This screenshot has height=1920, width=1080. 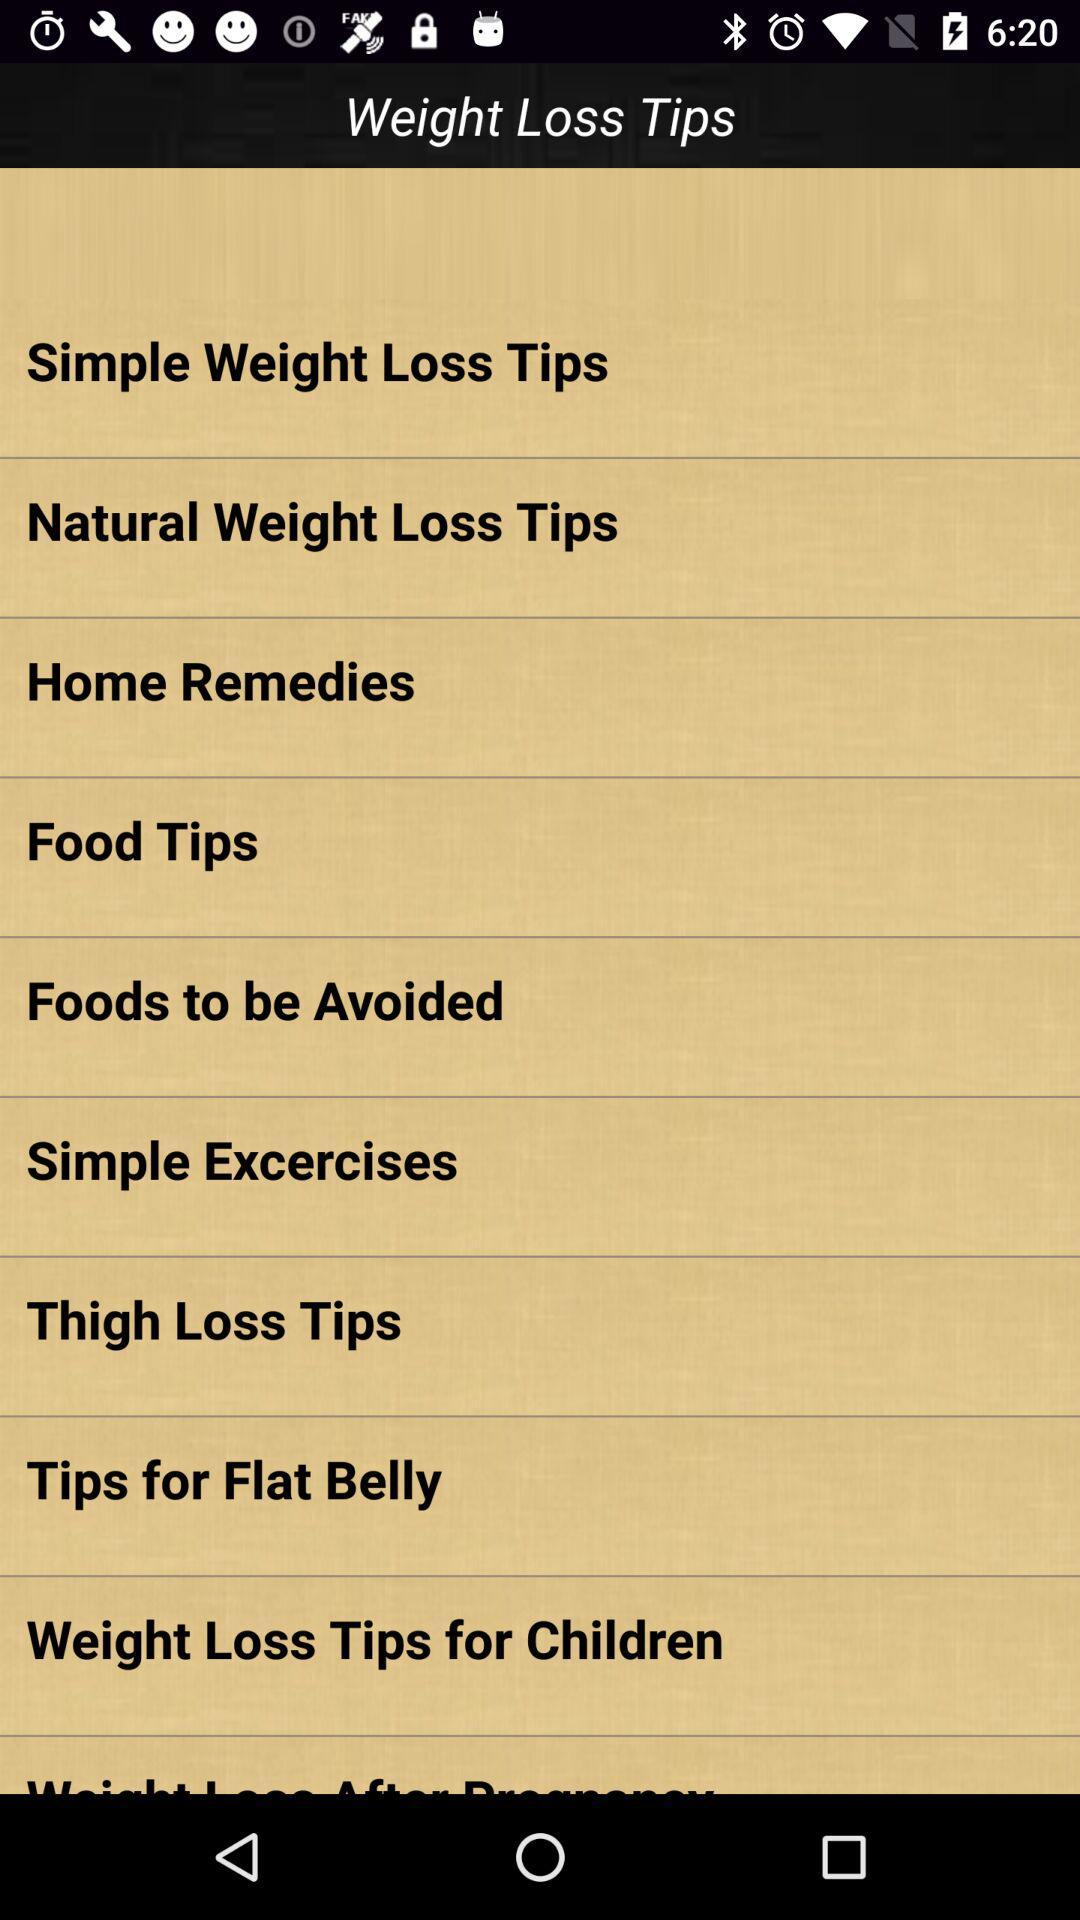 I want to click on the item below food tips, so click(x=540, y=999).